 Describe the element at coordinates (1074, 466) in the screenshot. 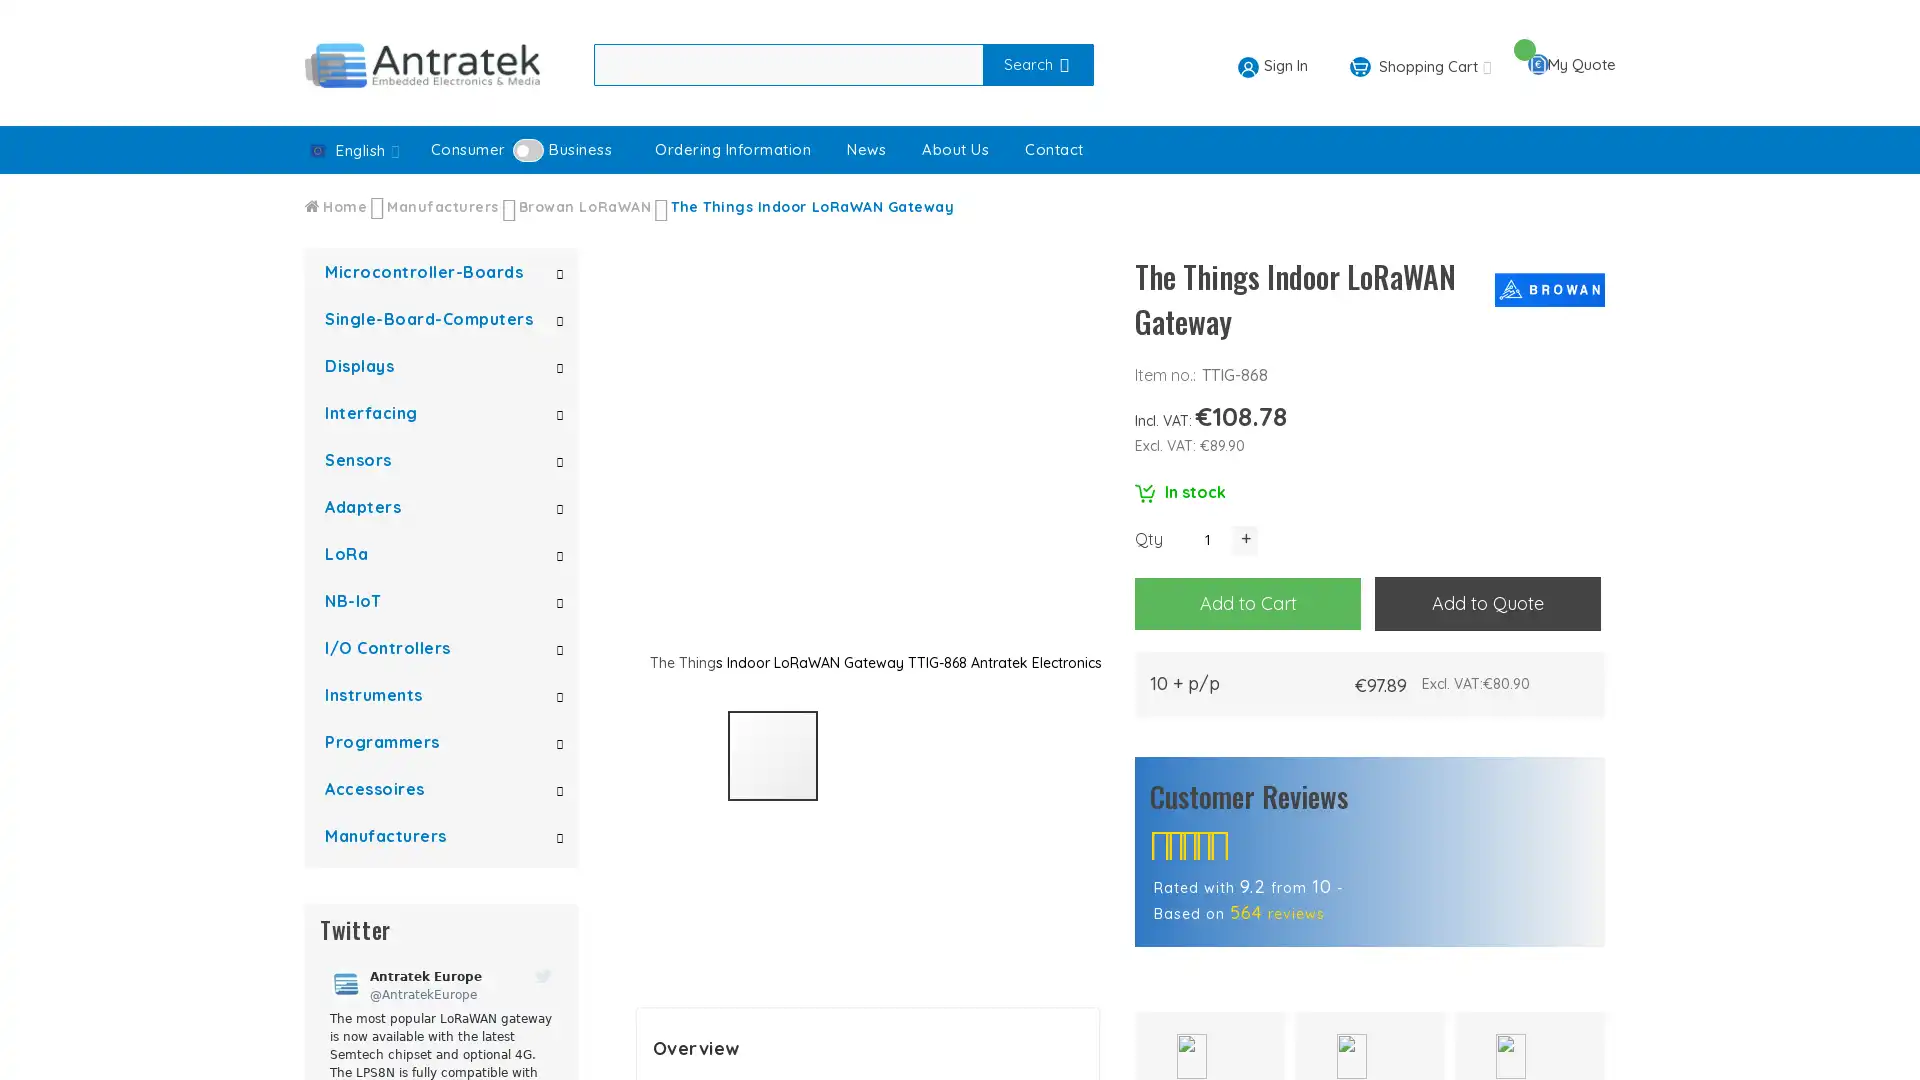

I see `Next` at that location.